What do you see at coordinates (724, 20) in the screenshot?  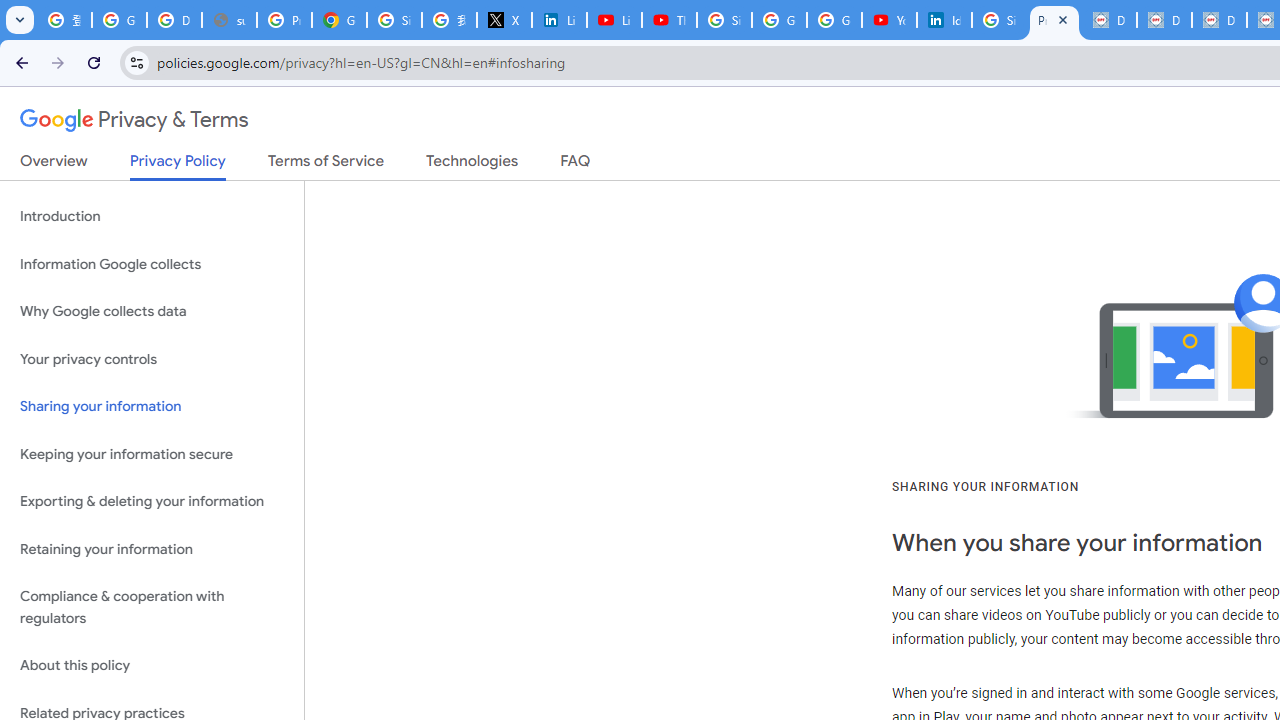 I see `'Sign in - Google Accounts'` at bounding box center [724, 20].